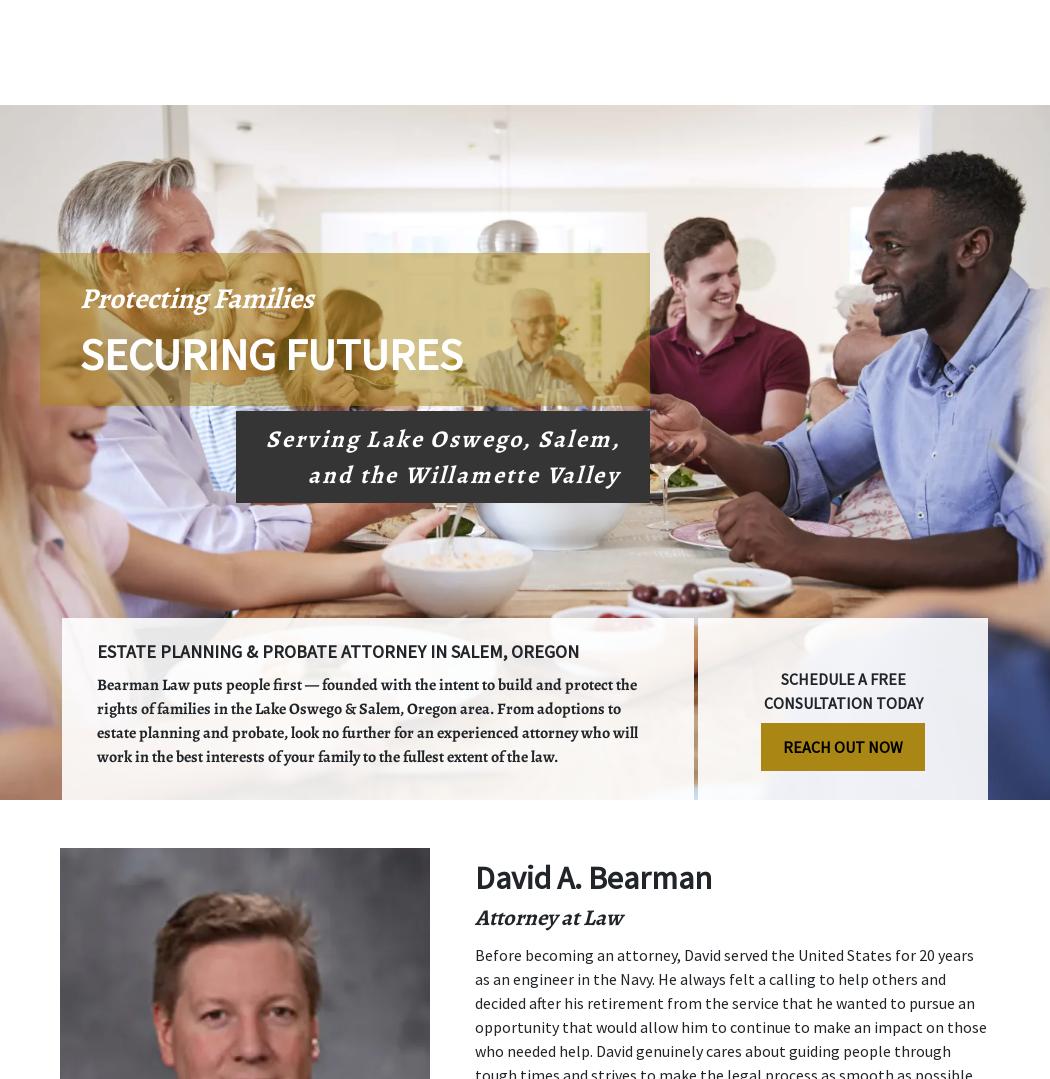 The height and width of the screenshot is (1079, 1050). Describe the element at coordinates (918, 85) in the screenshot. I see `'Contact'` at that location.